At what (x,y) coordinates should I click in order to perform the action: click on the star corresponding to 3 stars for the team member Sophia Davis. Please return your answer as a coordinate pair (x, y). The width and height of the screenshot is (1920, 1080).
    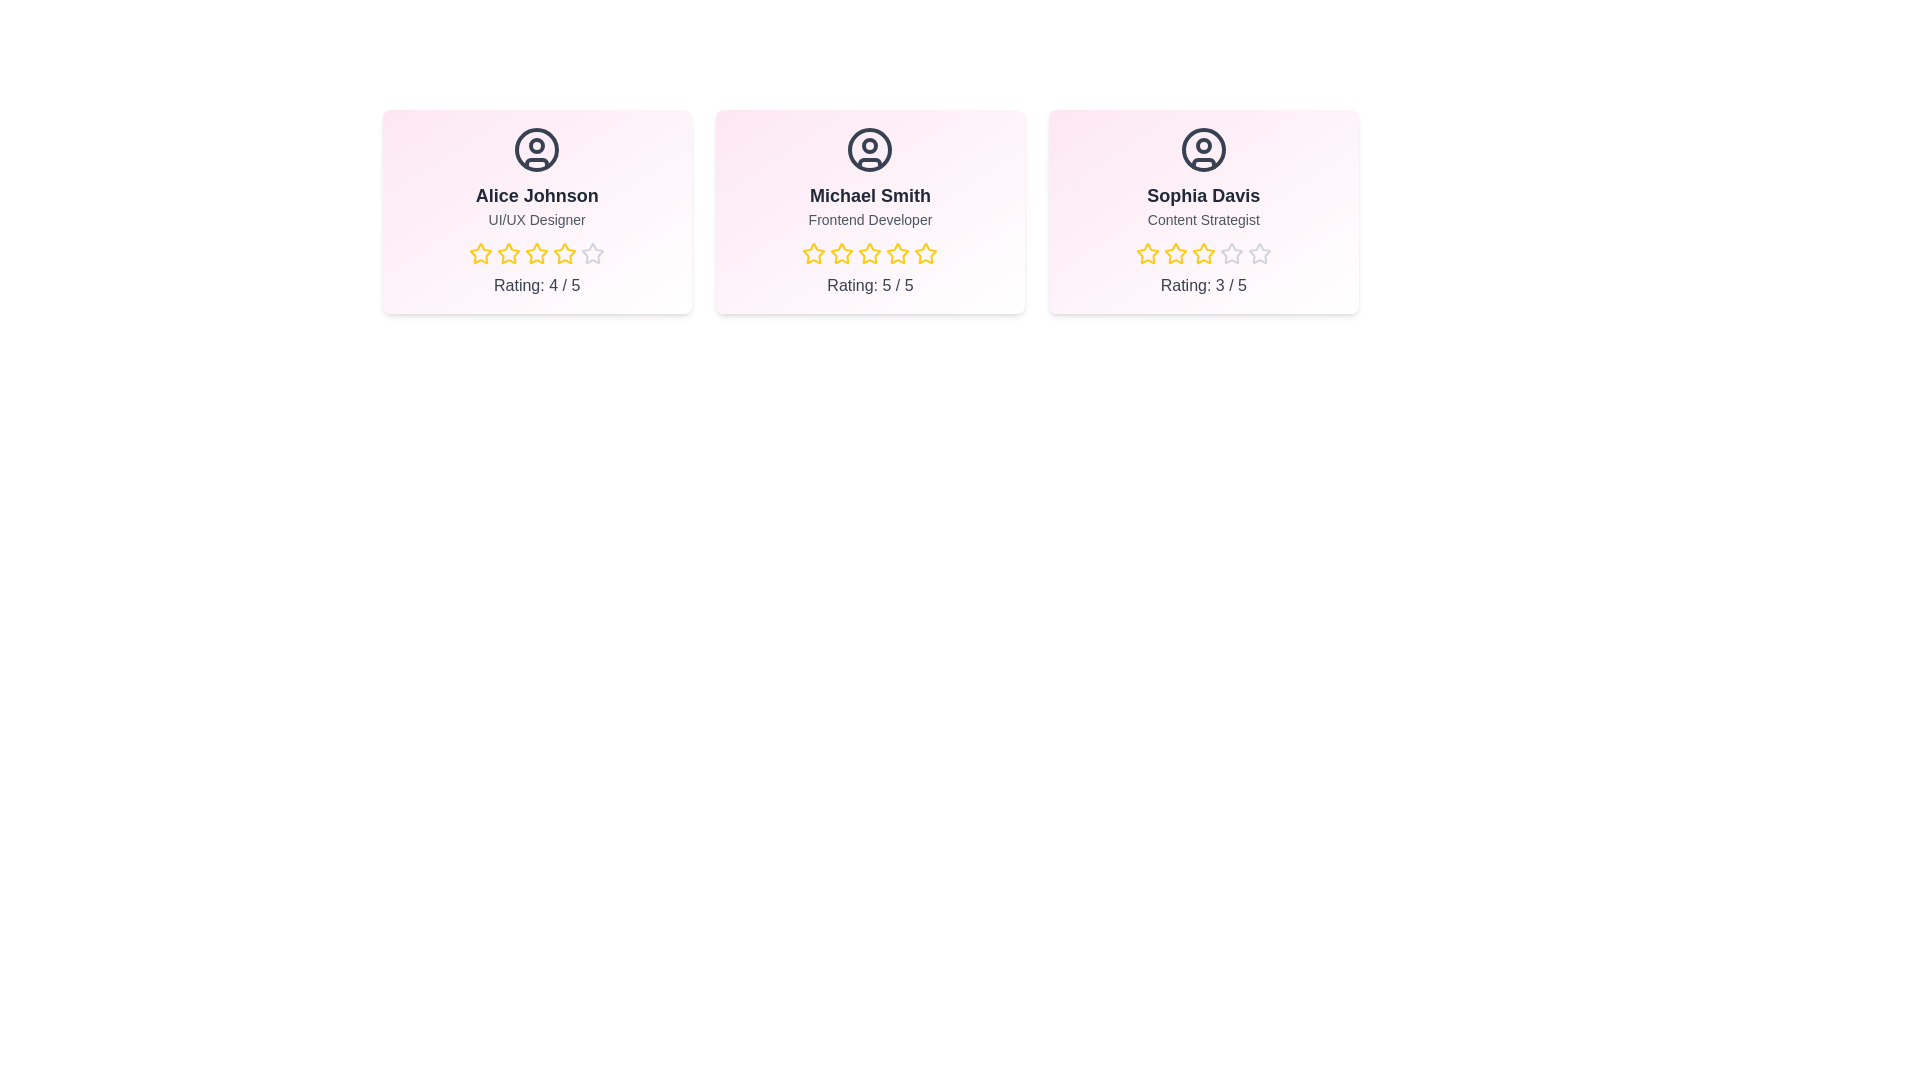
    Looking at the image, I should click on (1202, 253).